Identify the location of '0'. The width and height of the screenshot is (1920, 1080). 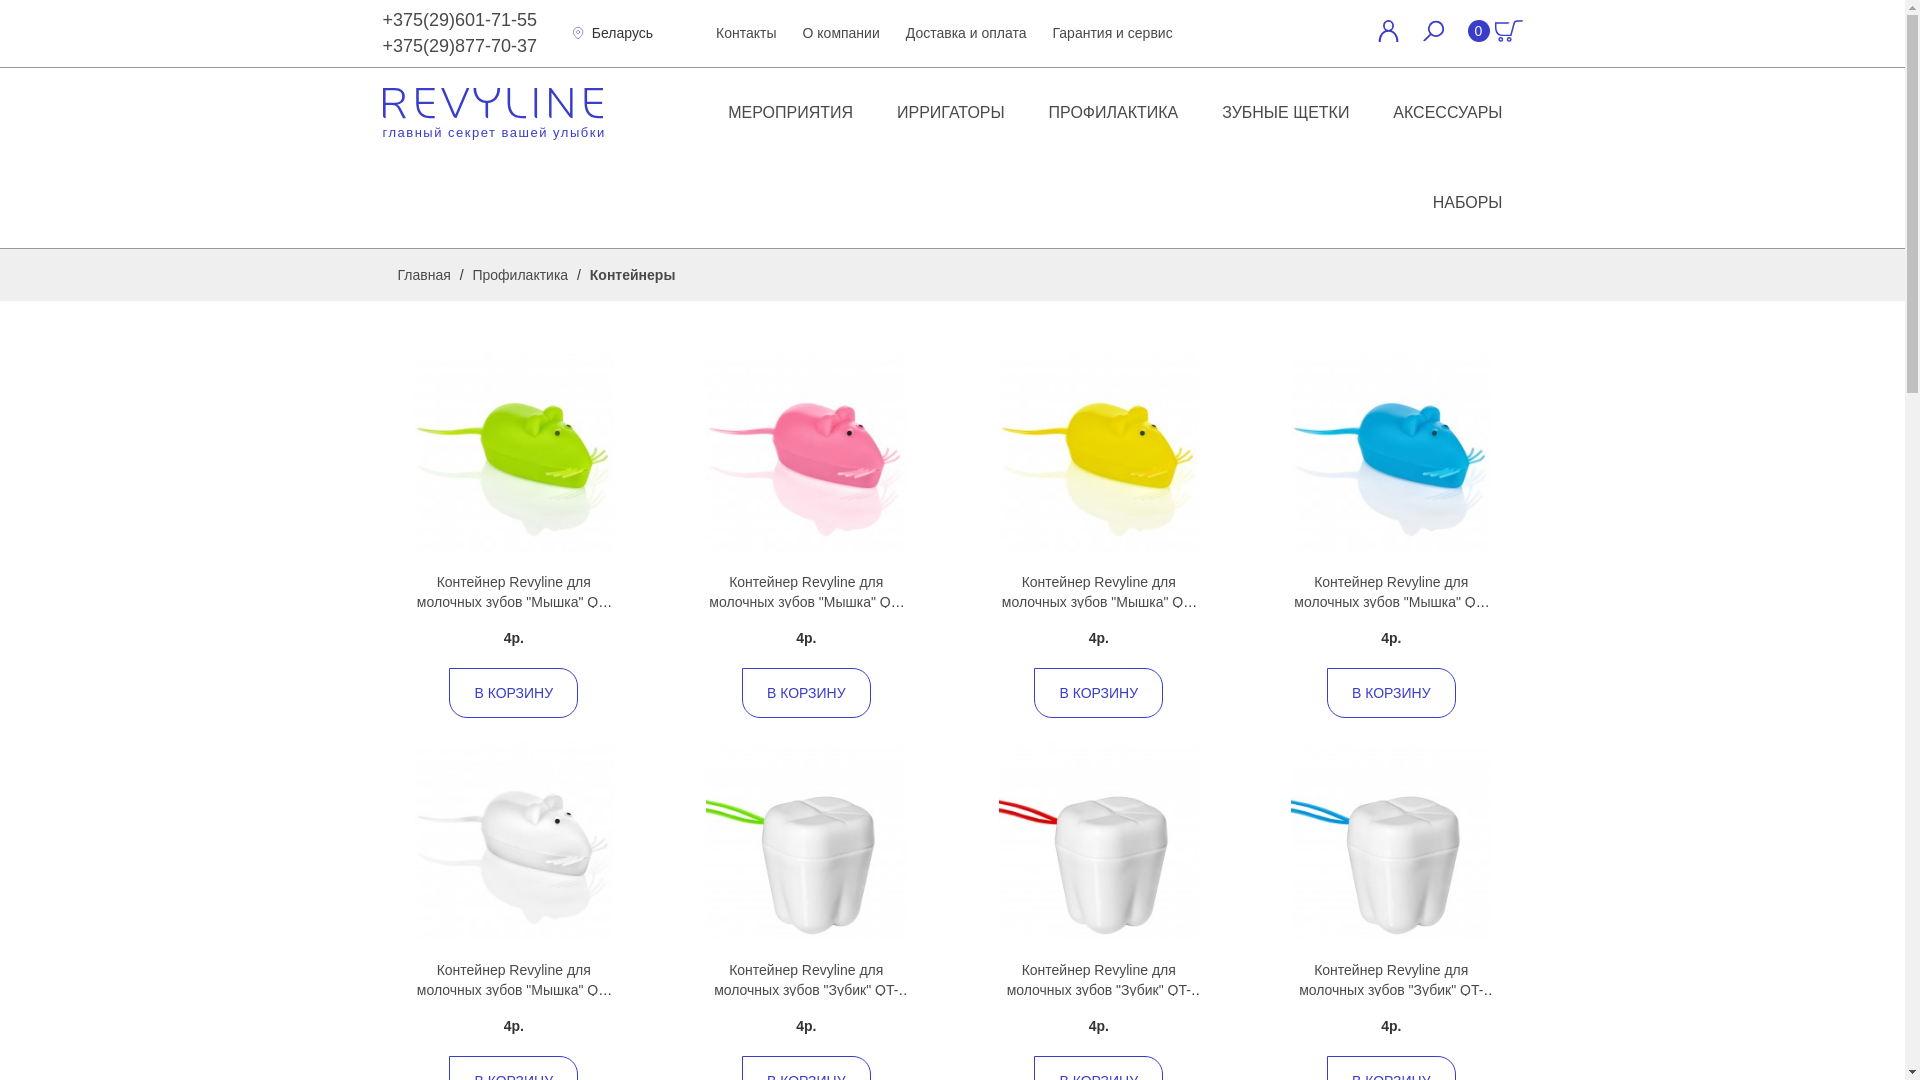
(1495, 33).